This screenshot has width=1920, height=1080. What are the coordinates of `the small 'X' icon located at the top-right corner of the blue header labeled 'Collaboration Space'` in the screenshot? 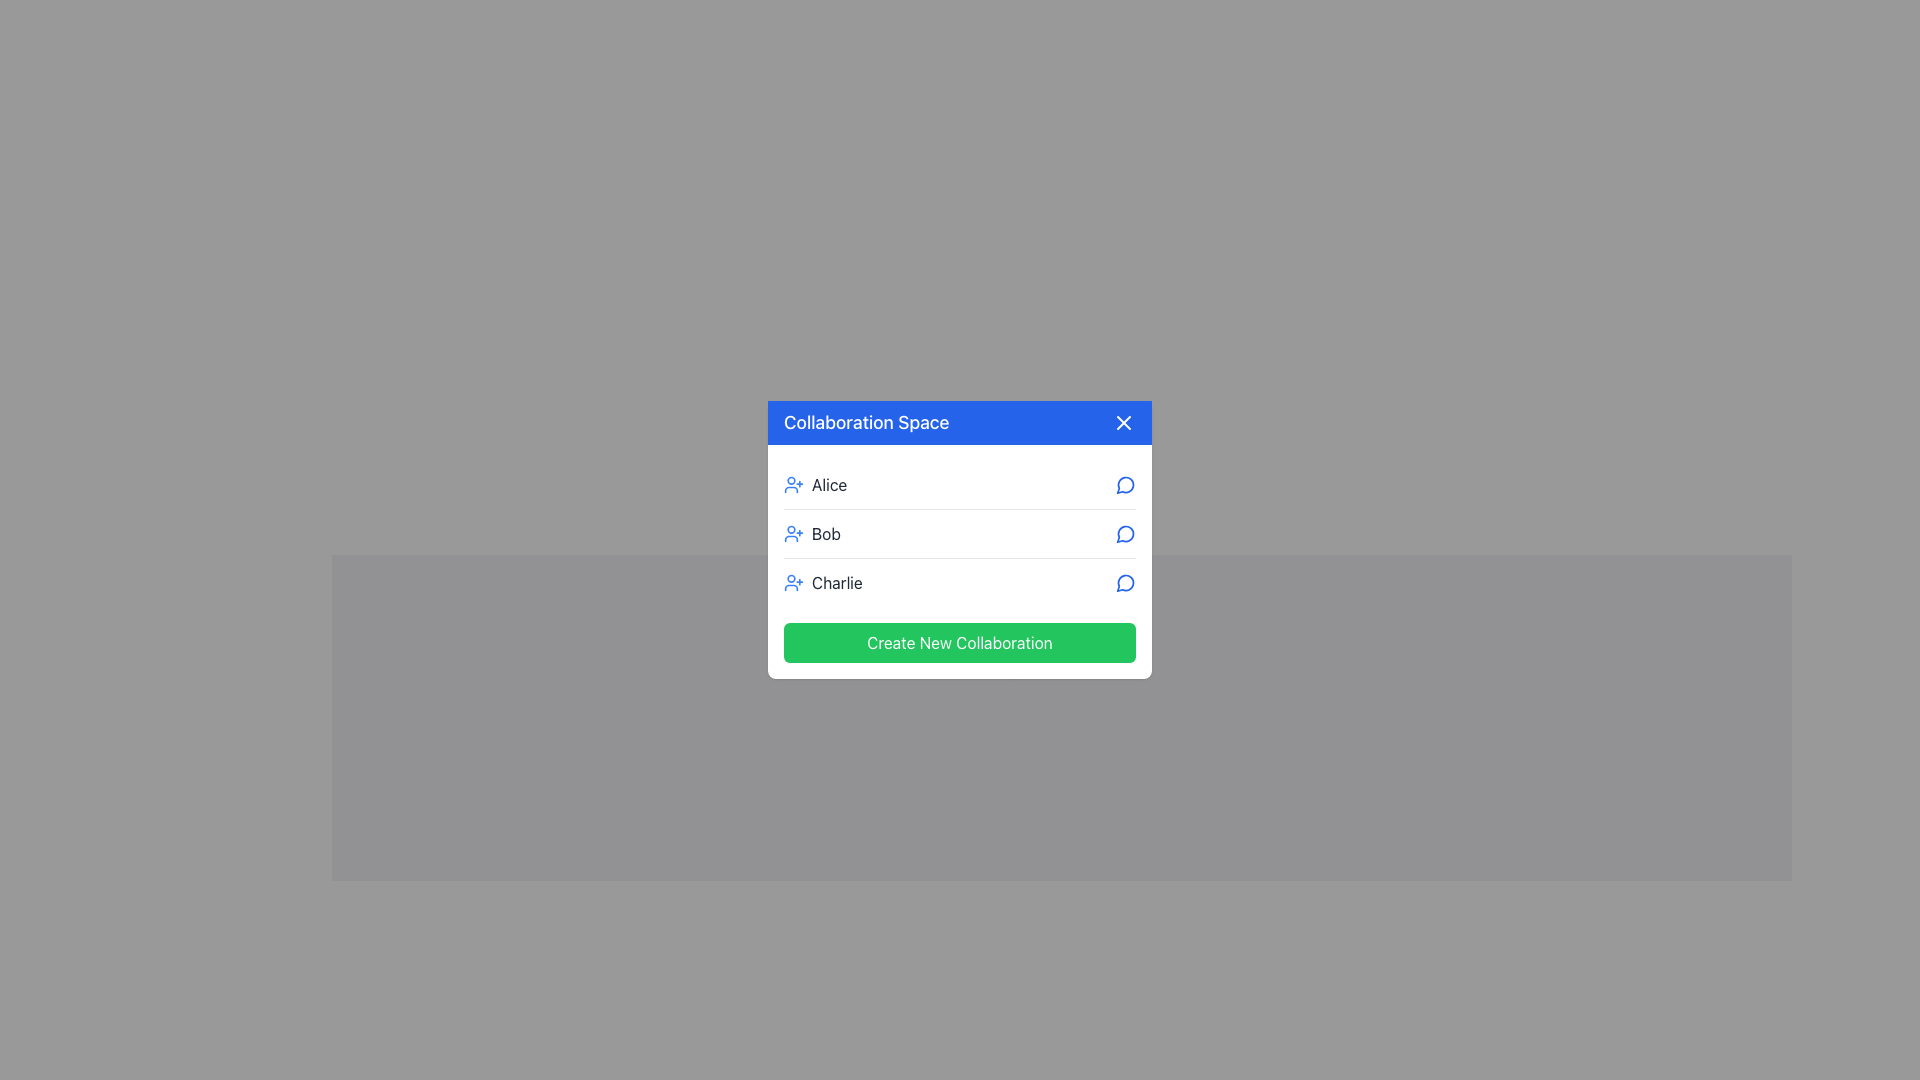 It's located at (1123, 422).